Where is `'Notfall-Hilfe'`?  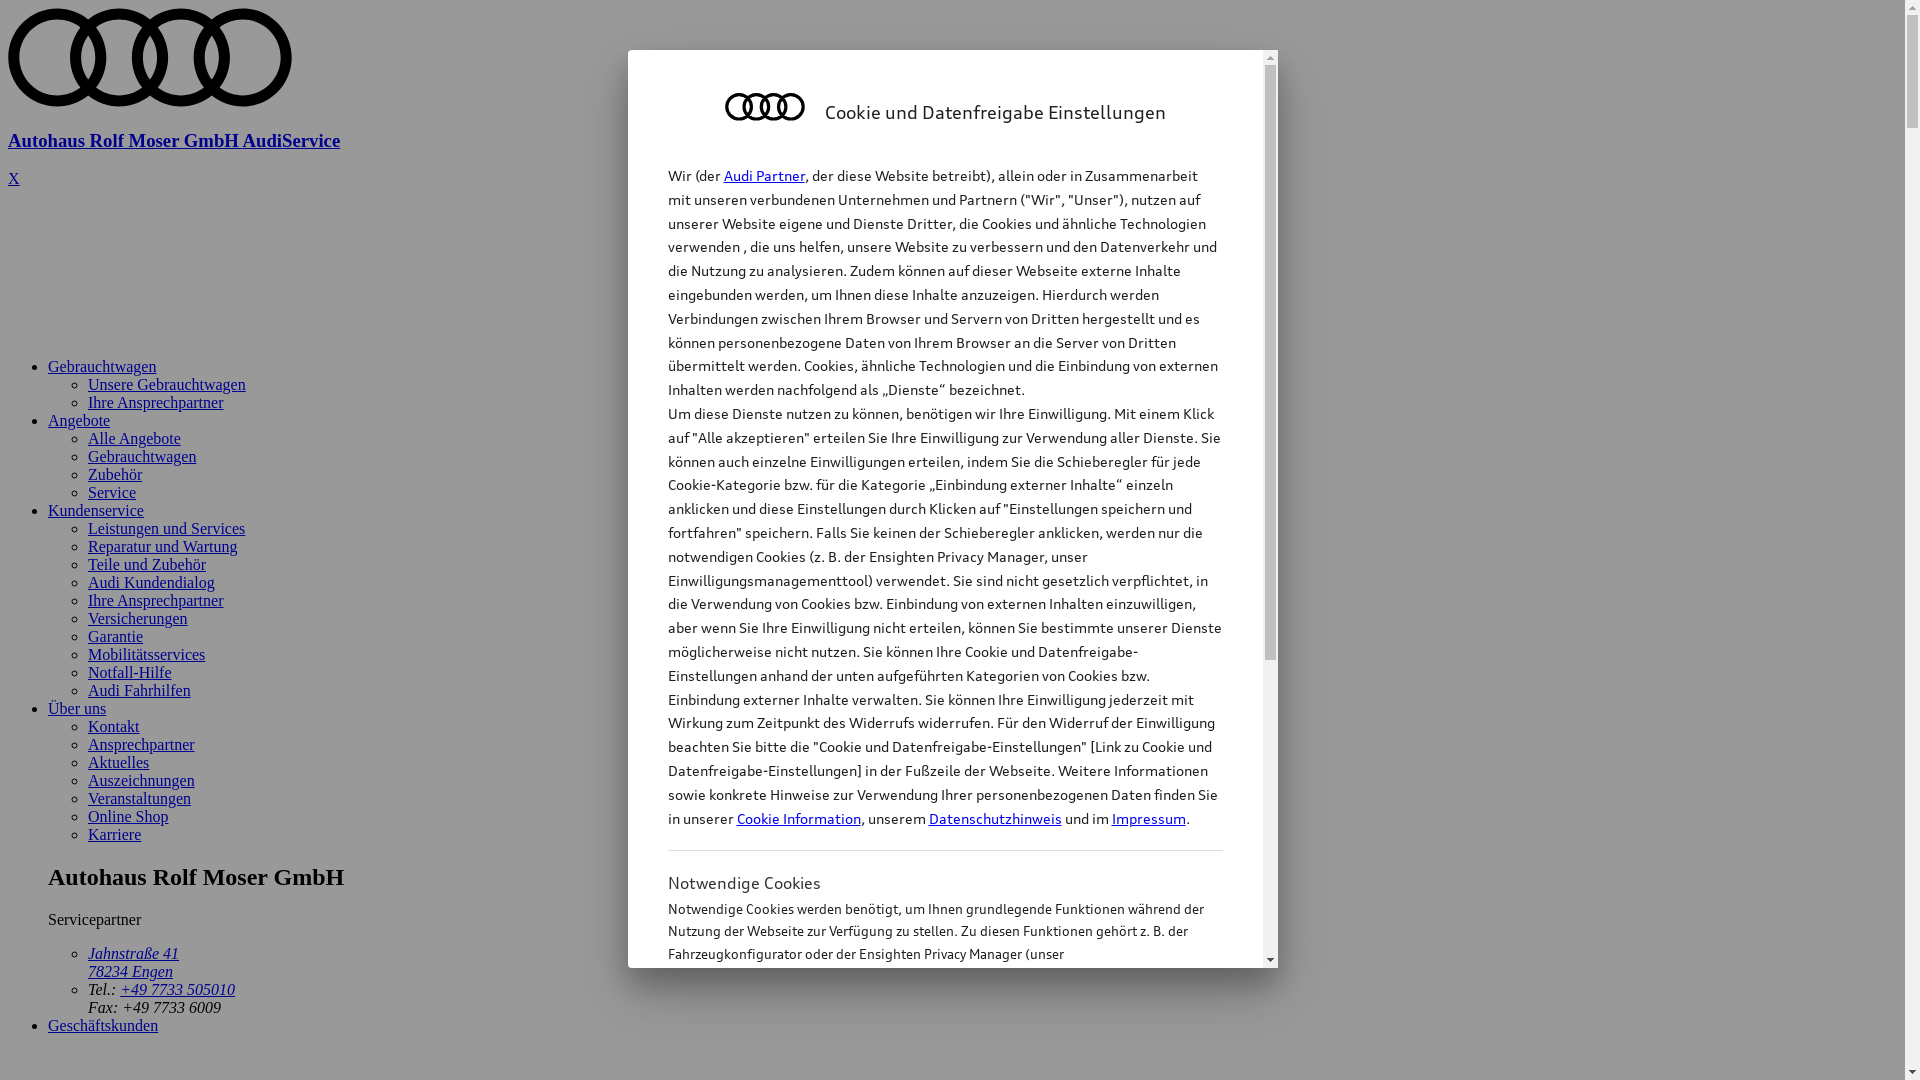 'Notfall-Hilfe' is located at coordinates (128, 672).